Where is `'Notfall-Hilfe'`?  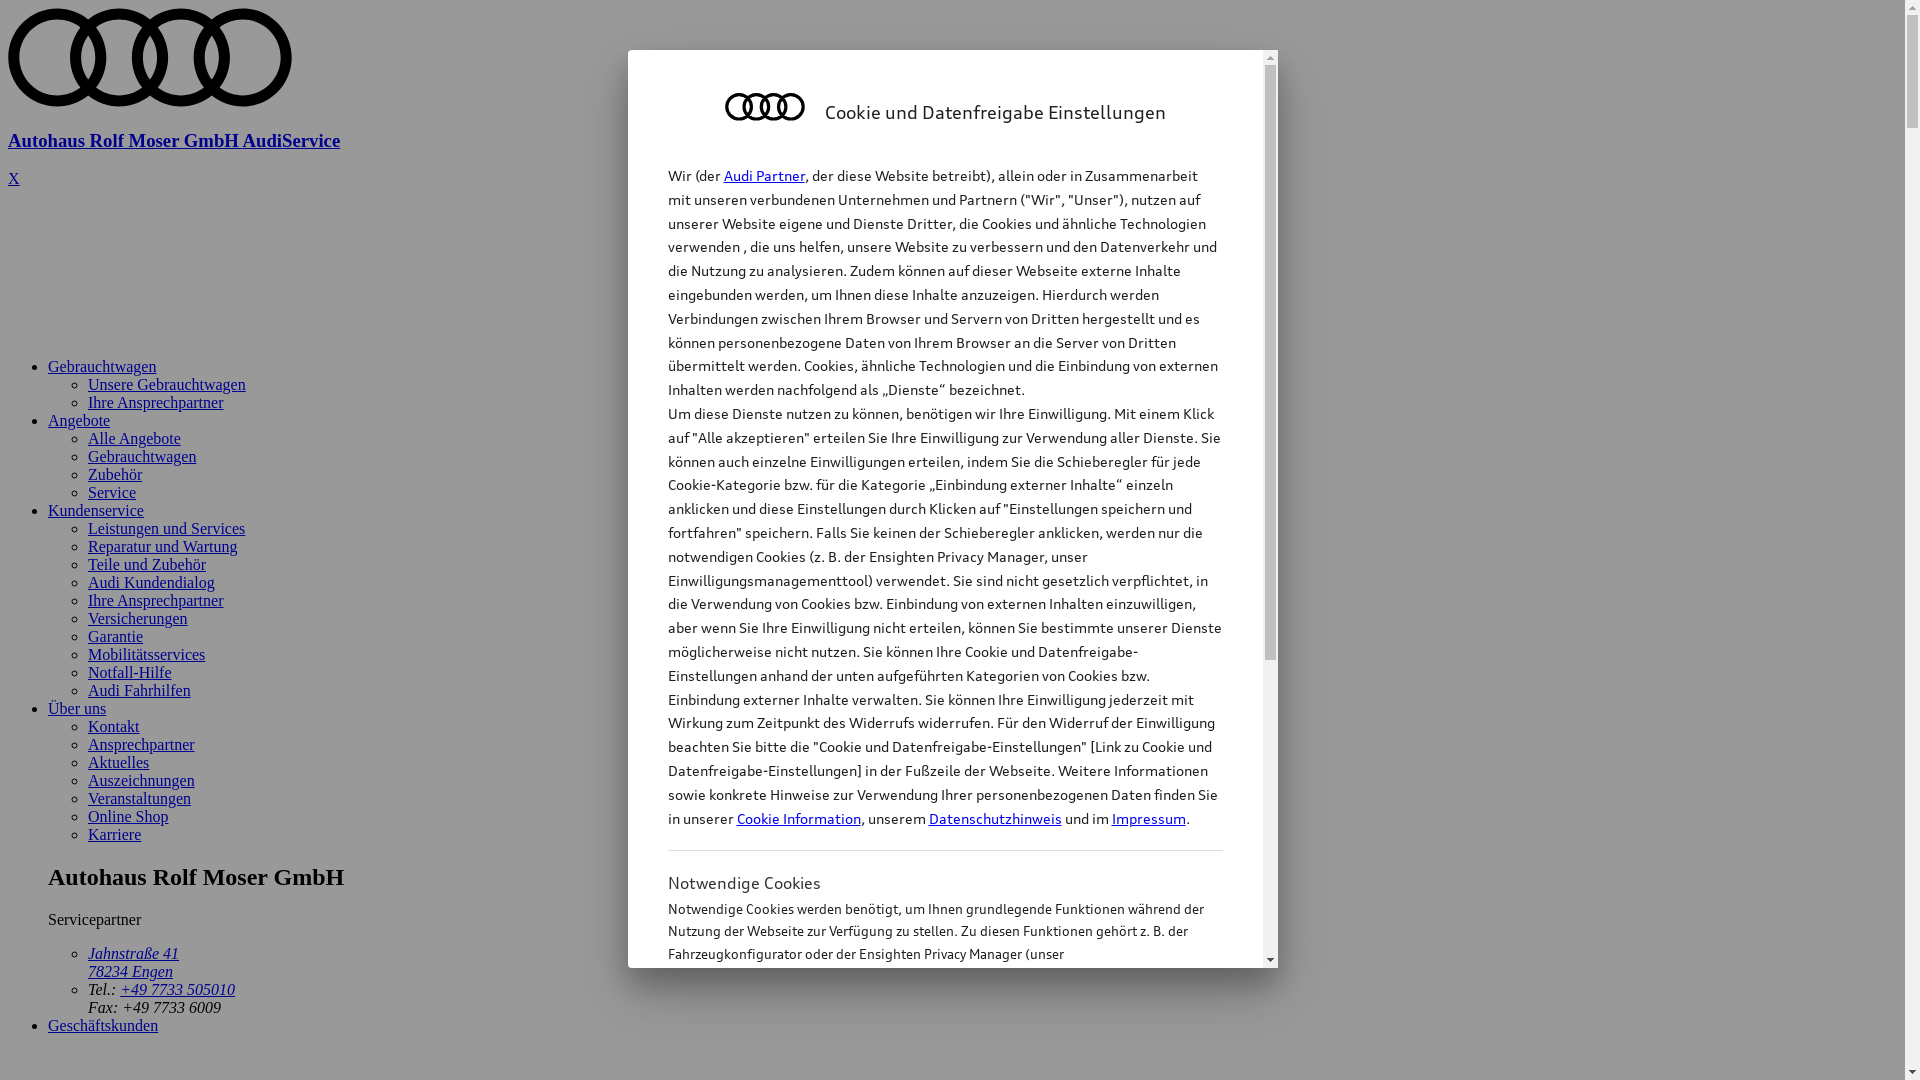 'Notfall-Hilfe' is located at coordinates (128, 672).